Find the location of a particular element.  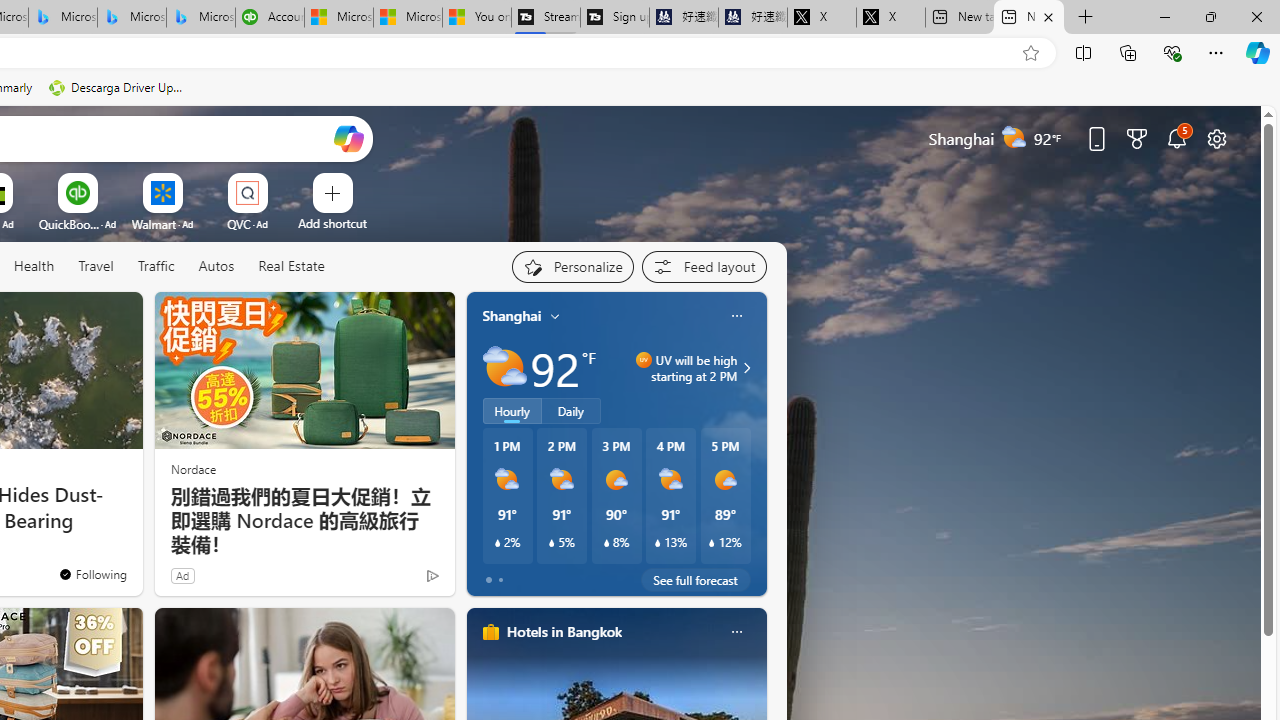

'Health' is located at coordinates (33, 266).